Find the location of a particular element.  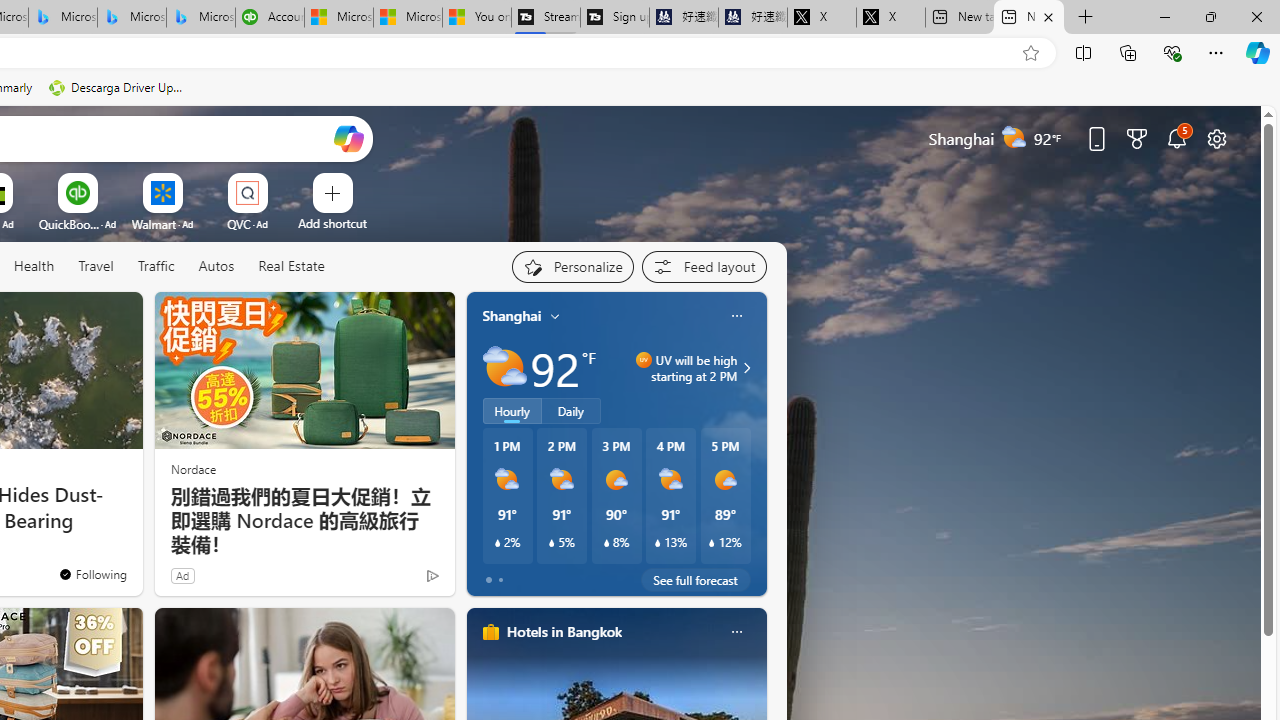

'Health' is located at coordinates (33, 266).